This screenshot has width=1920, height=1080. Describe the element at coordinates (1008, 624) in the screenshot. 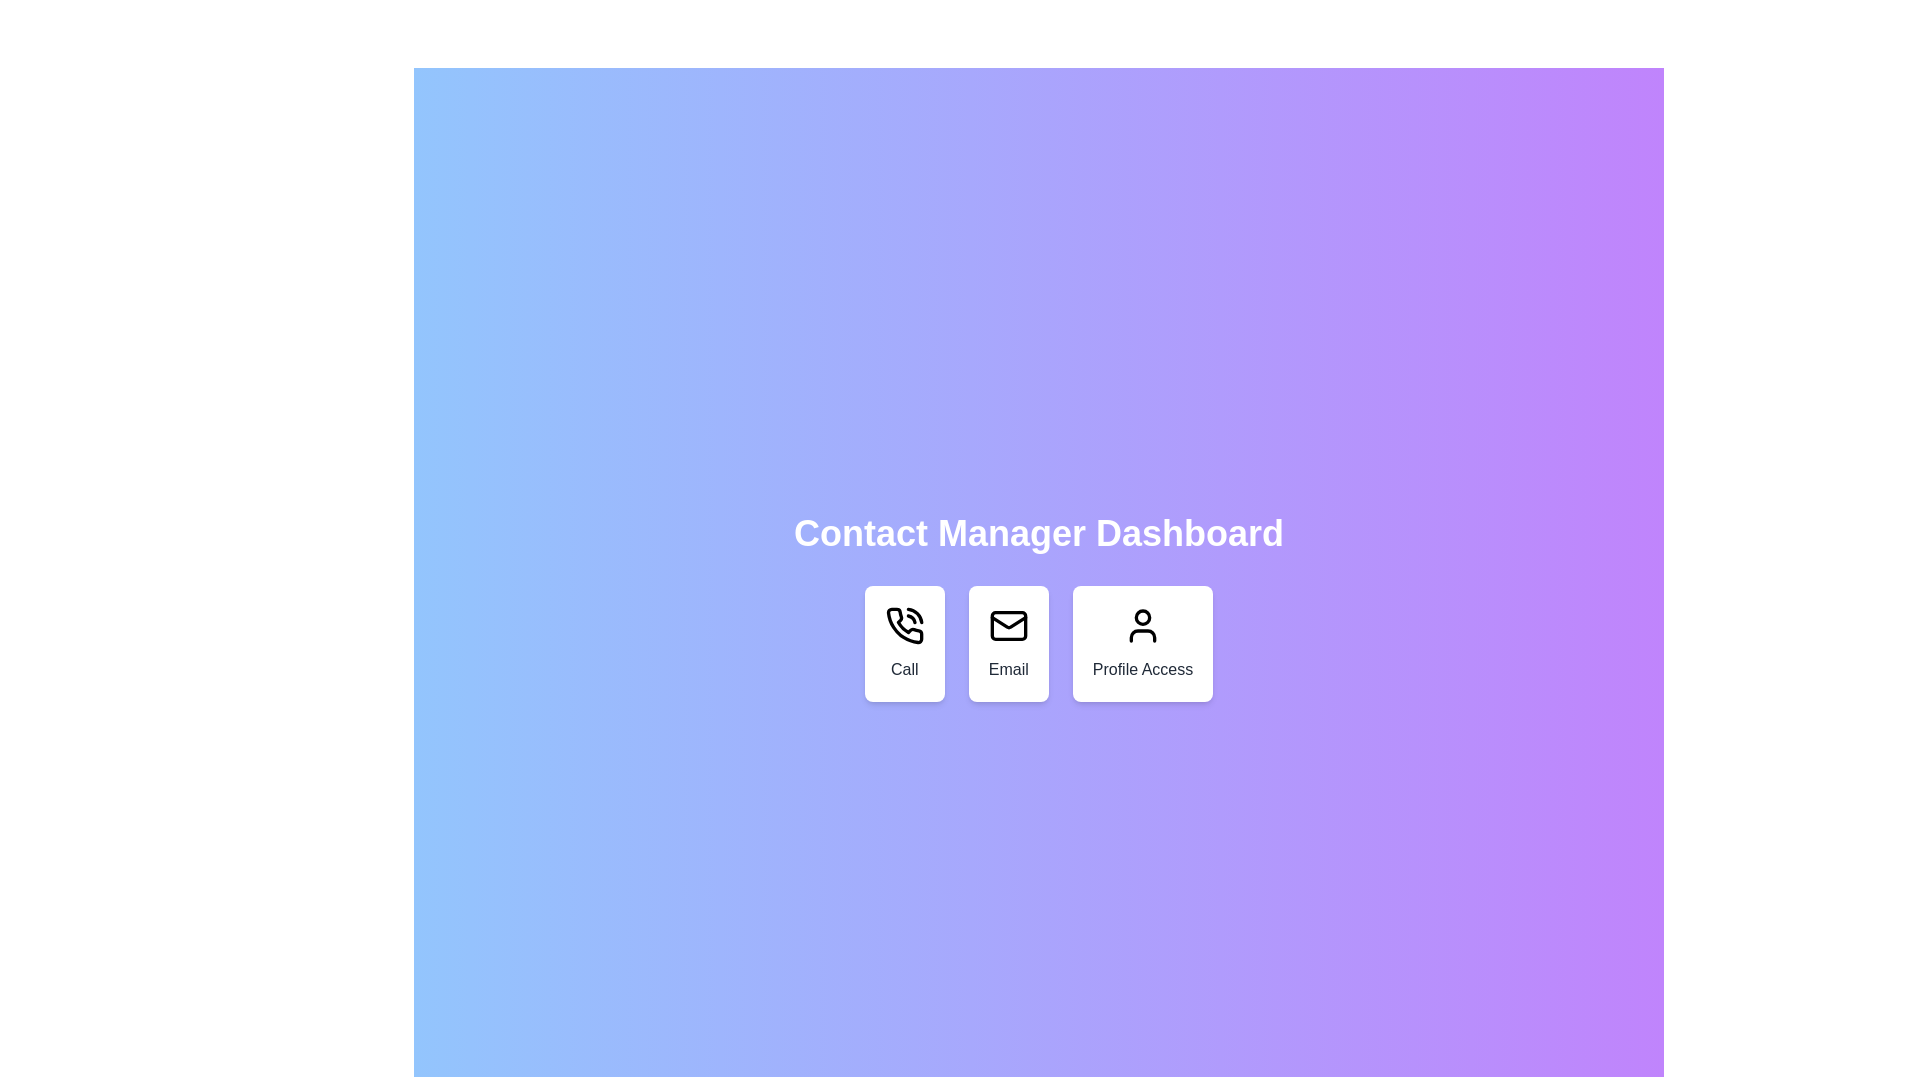

I see `the envelope icon in the center column of the options` at that location.